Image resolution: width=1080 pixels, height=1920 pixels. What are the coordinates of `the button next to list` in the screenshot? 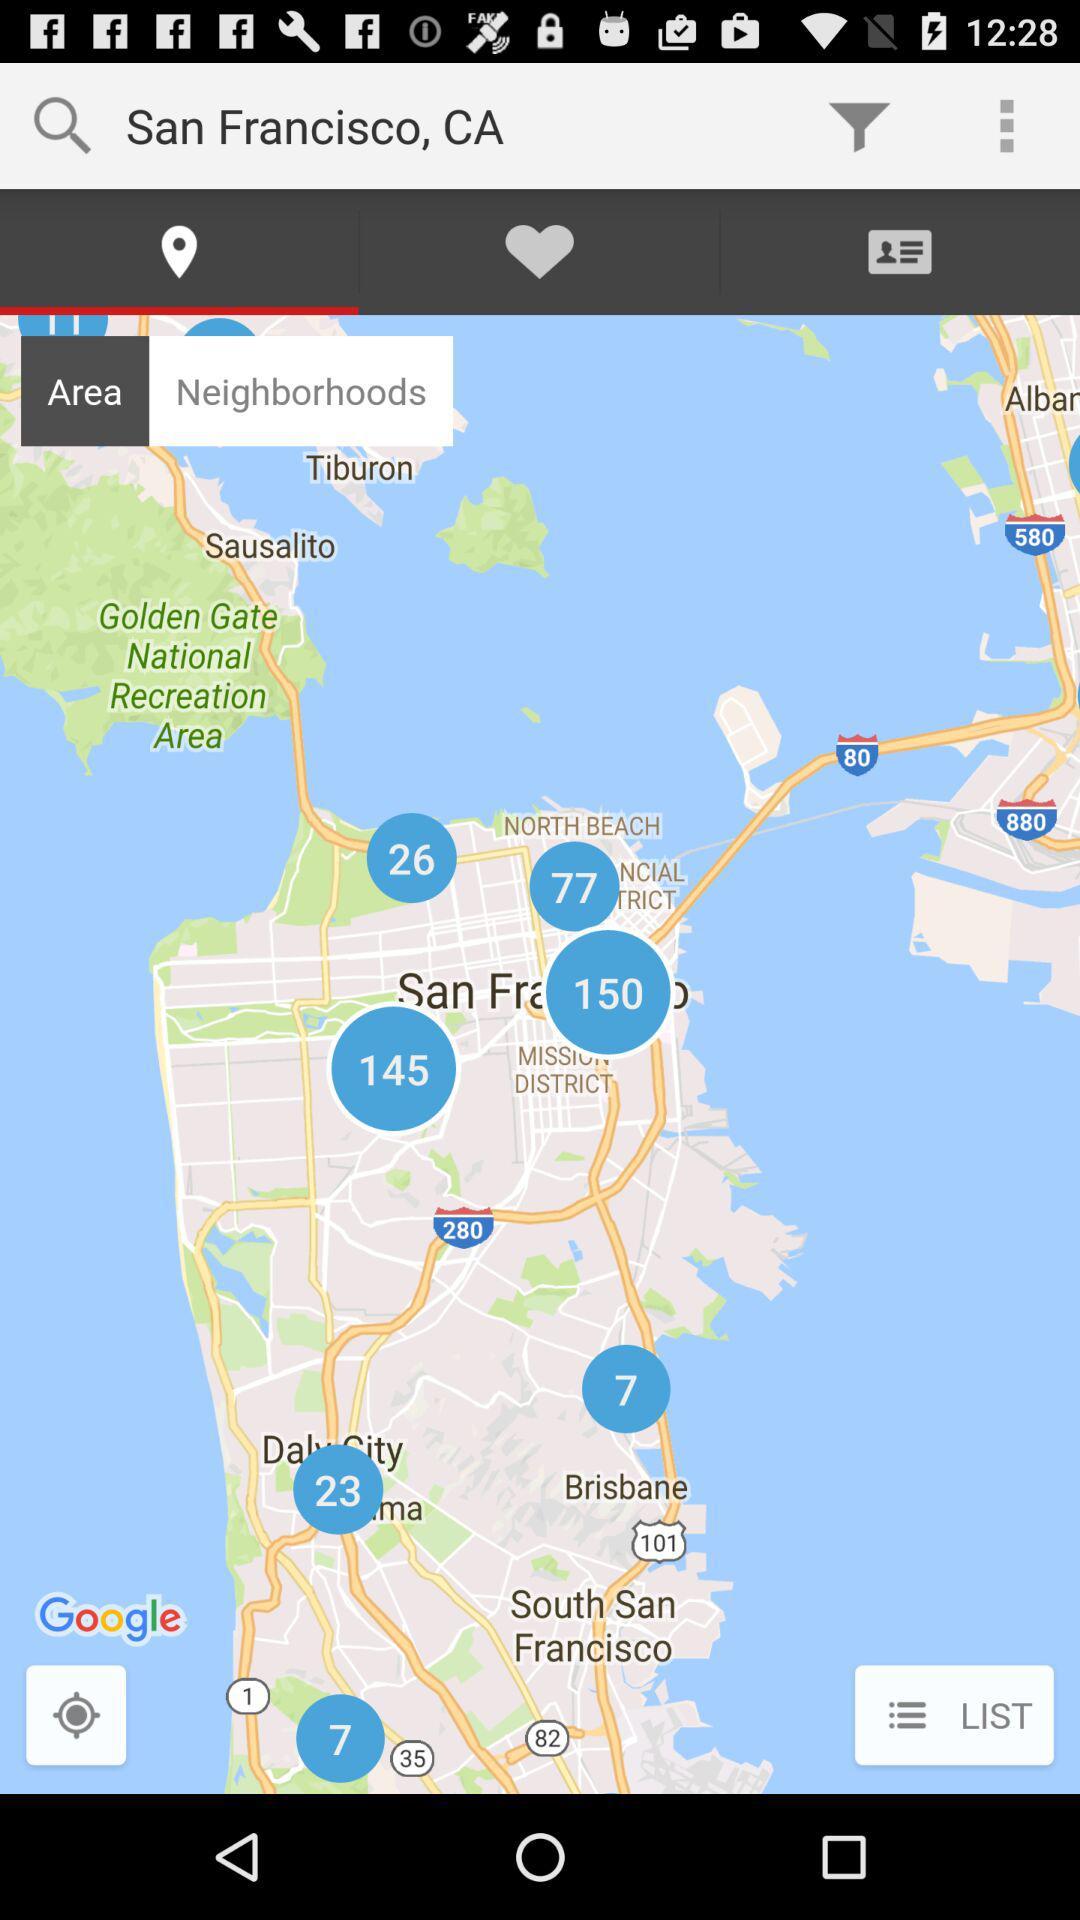 It's located at (75, 1716).